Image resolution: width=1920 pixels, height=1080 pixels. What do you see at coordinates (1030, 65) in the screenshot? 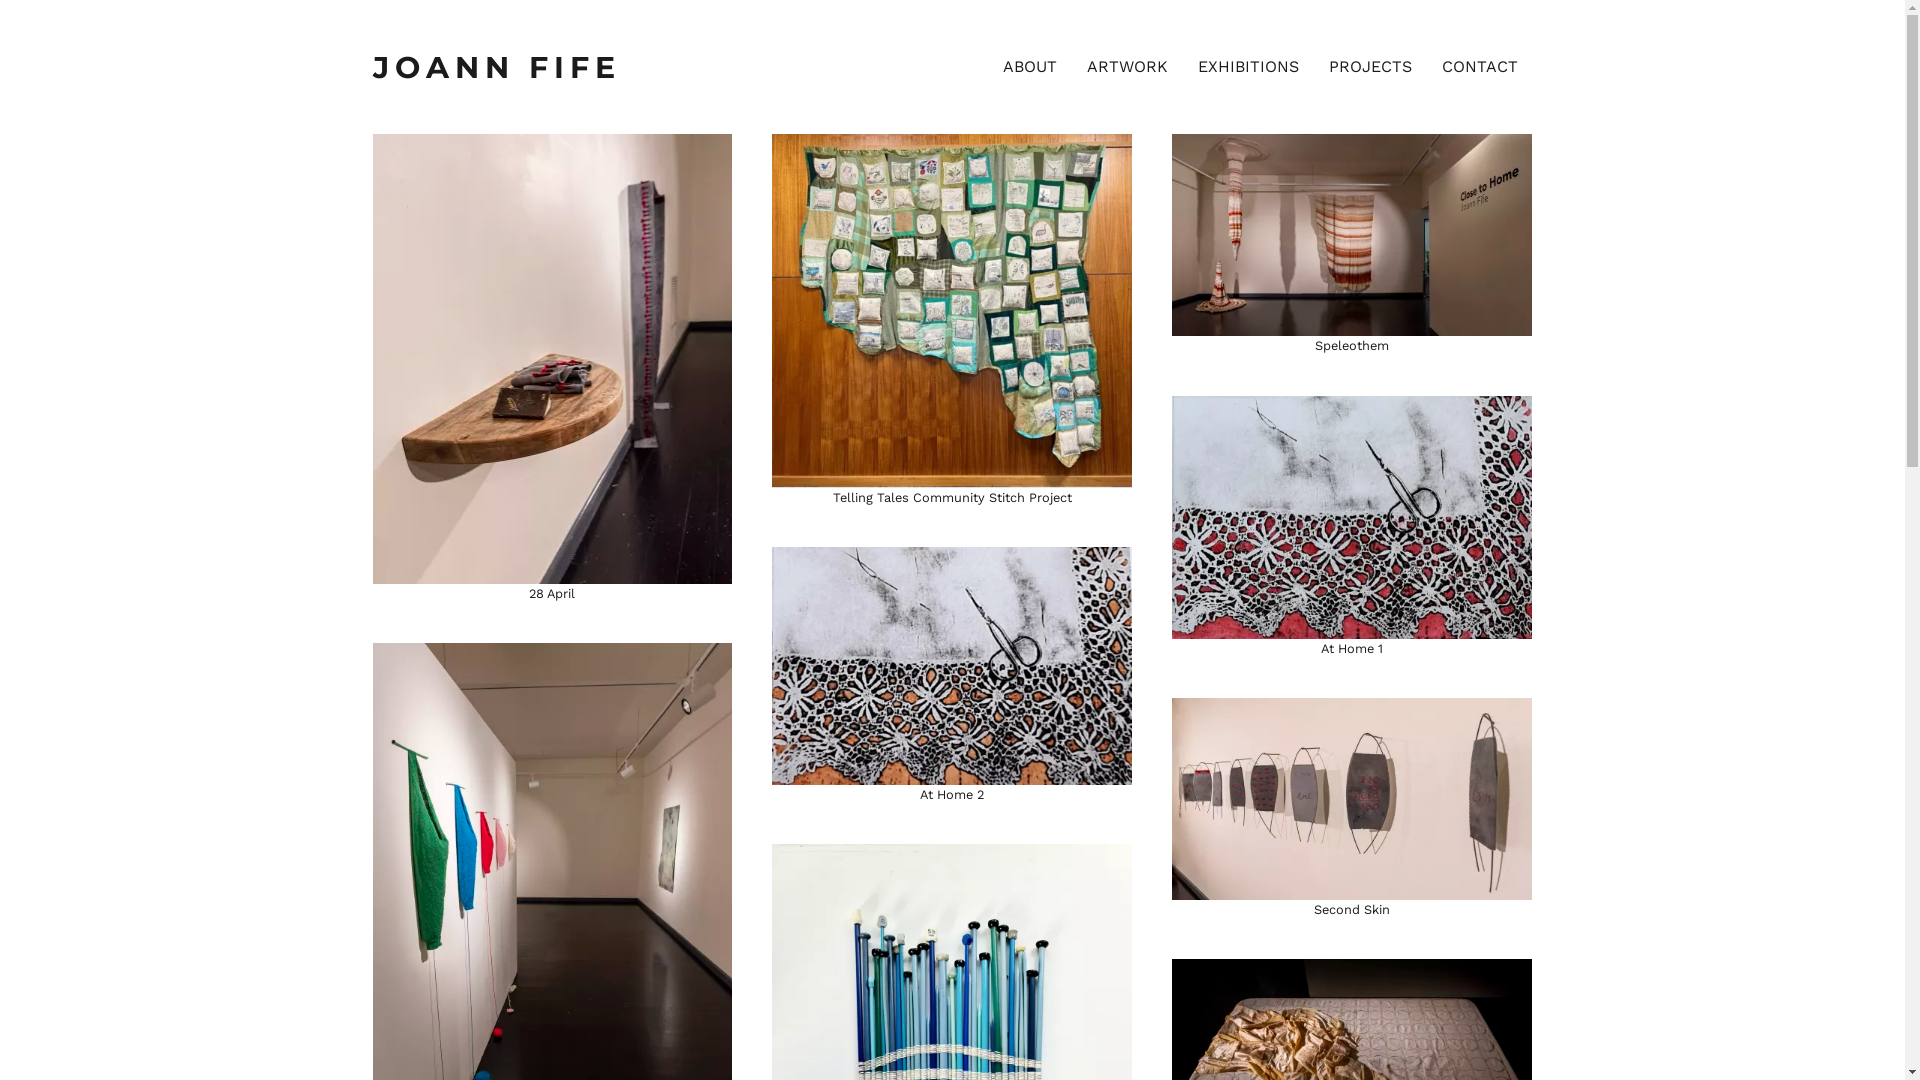
I see `'ABOUT'` at bounding box center [1030, 65].